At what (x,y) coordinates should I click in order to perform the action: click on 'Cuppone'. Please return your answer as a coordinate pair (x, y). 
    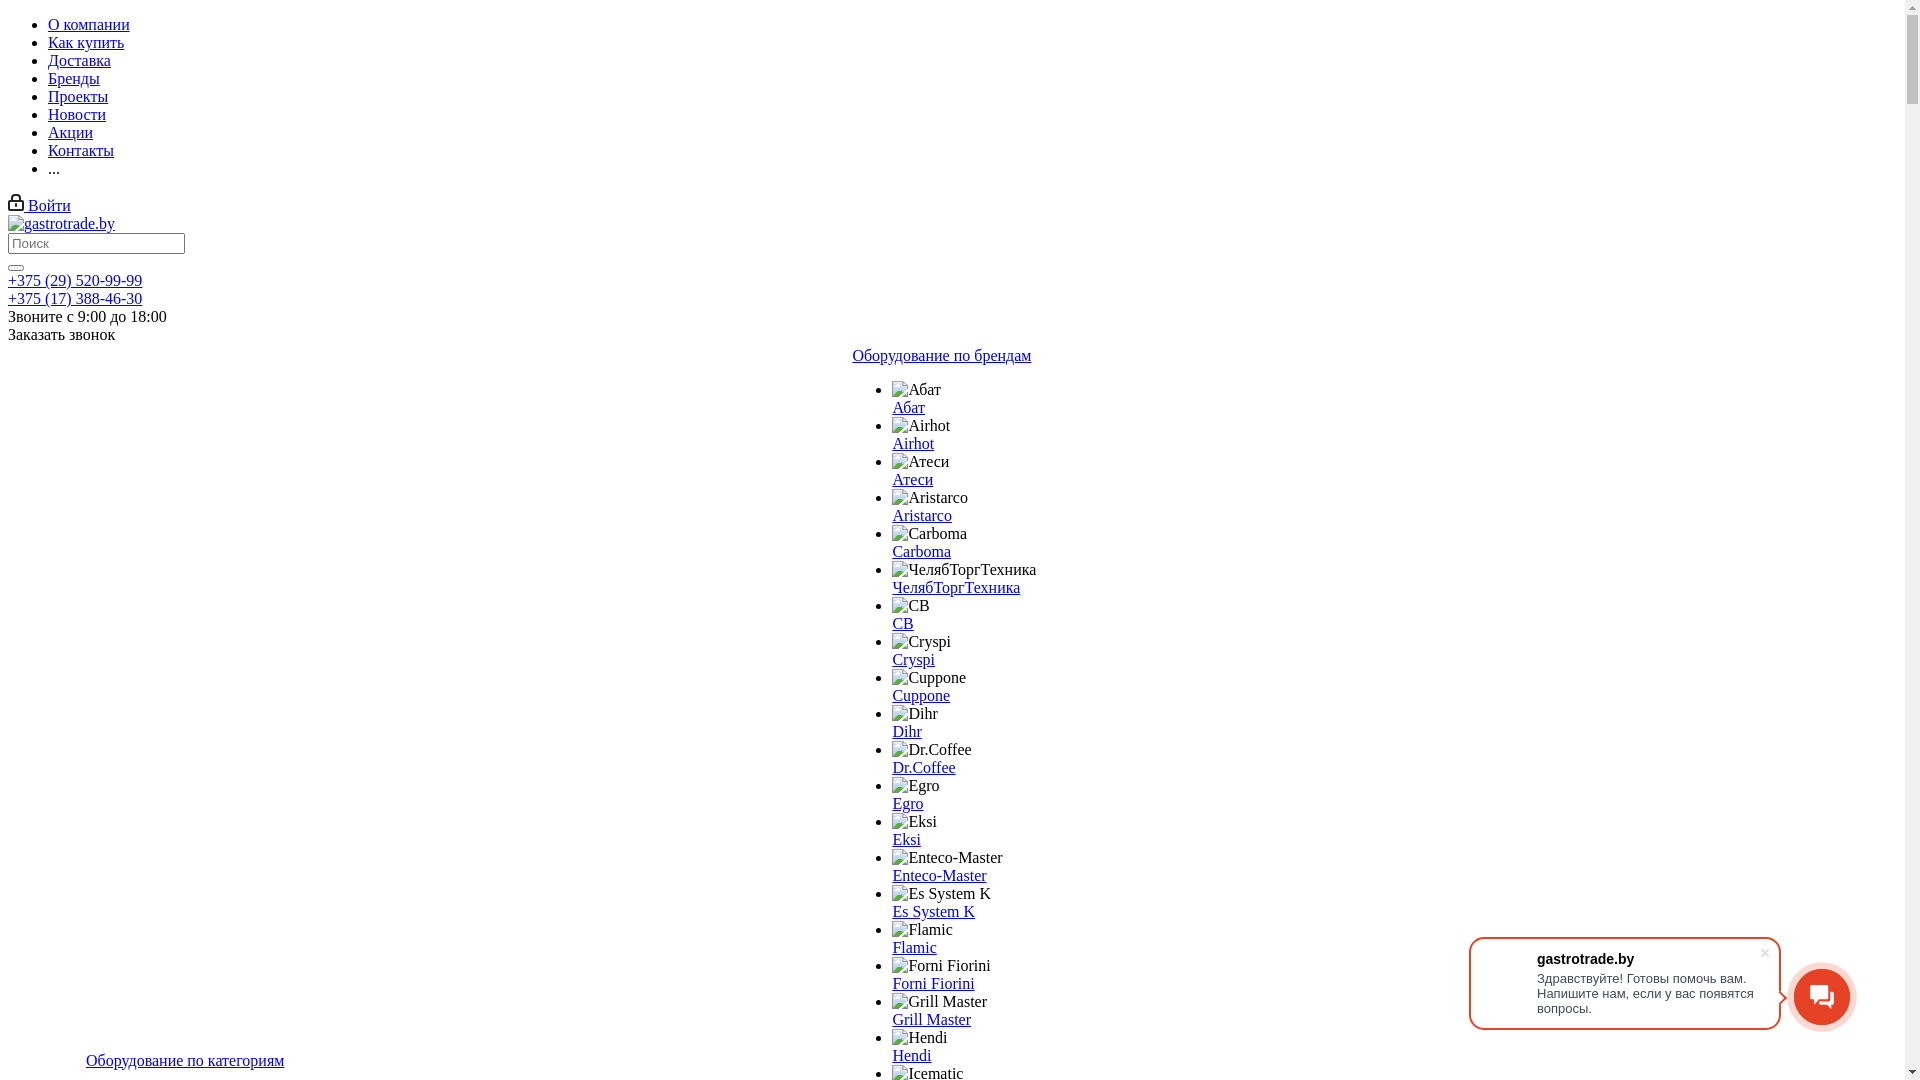
    Looking at the image, I should click on (920, 694).